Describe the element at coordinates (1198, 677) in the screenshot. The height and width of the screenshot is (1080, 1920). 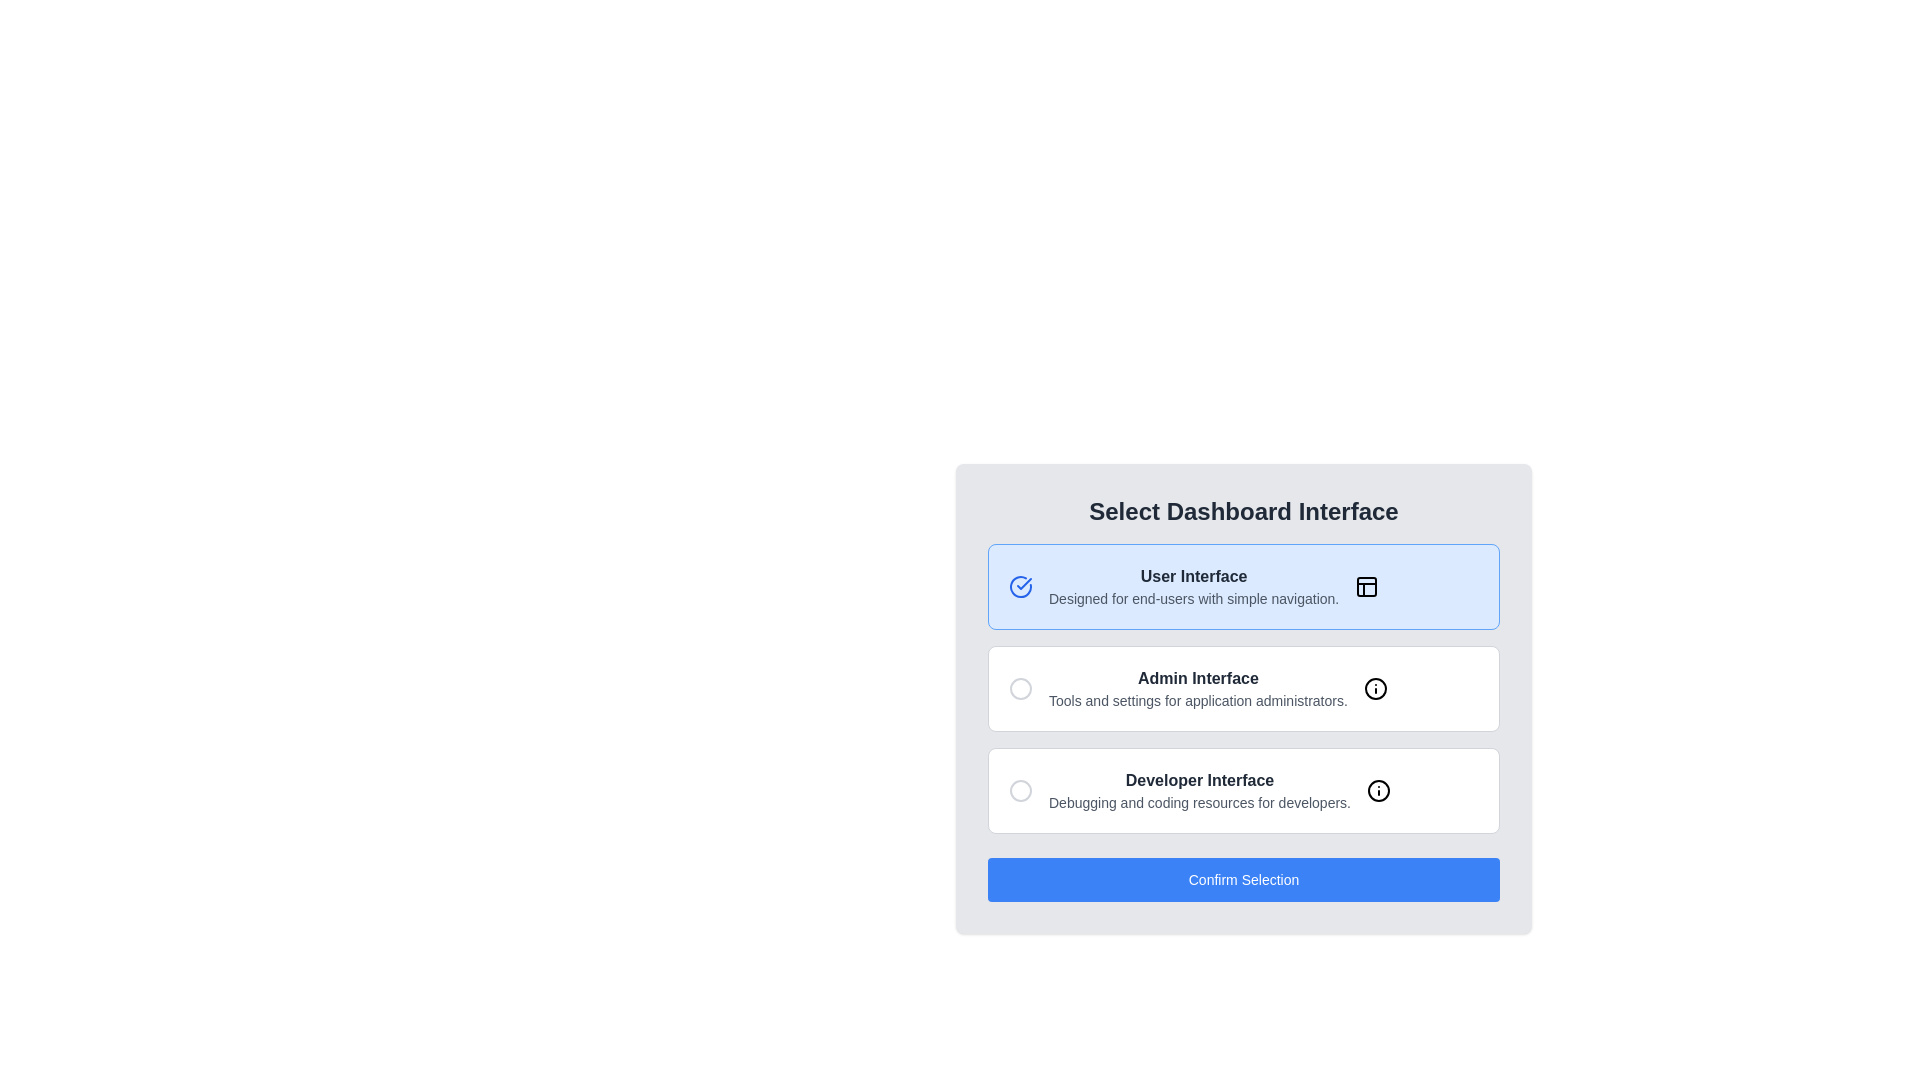
I see `the 'Admin Interface' text label located in the second option section of the interface selection card, which is positioned between 'User Interface' and 'Developer Interface'` at that location.